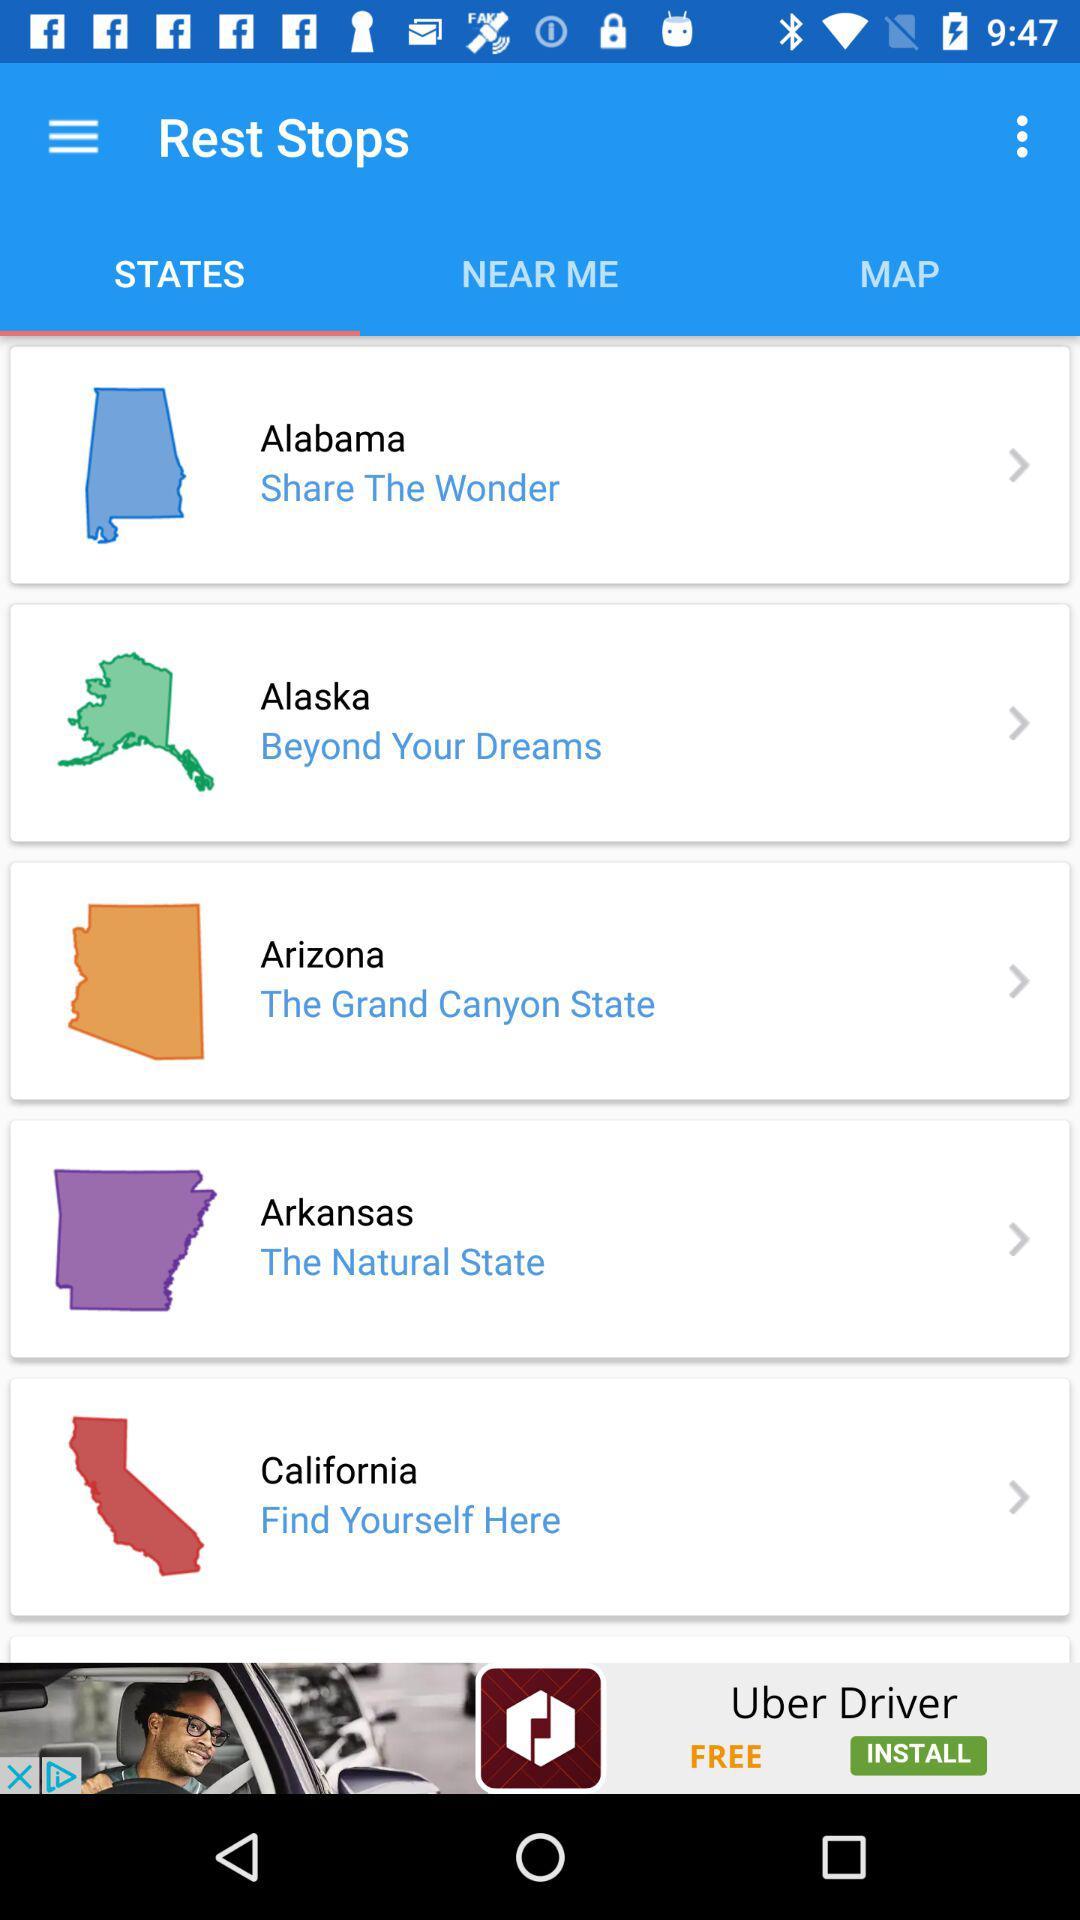  Describe the element at coordinates (540, 1727) in the screenshot. I see `advertisement` at that location.